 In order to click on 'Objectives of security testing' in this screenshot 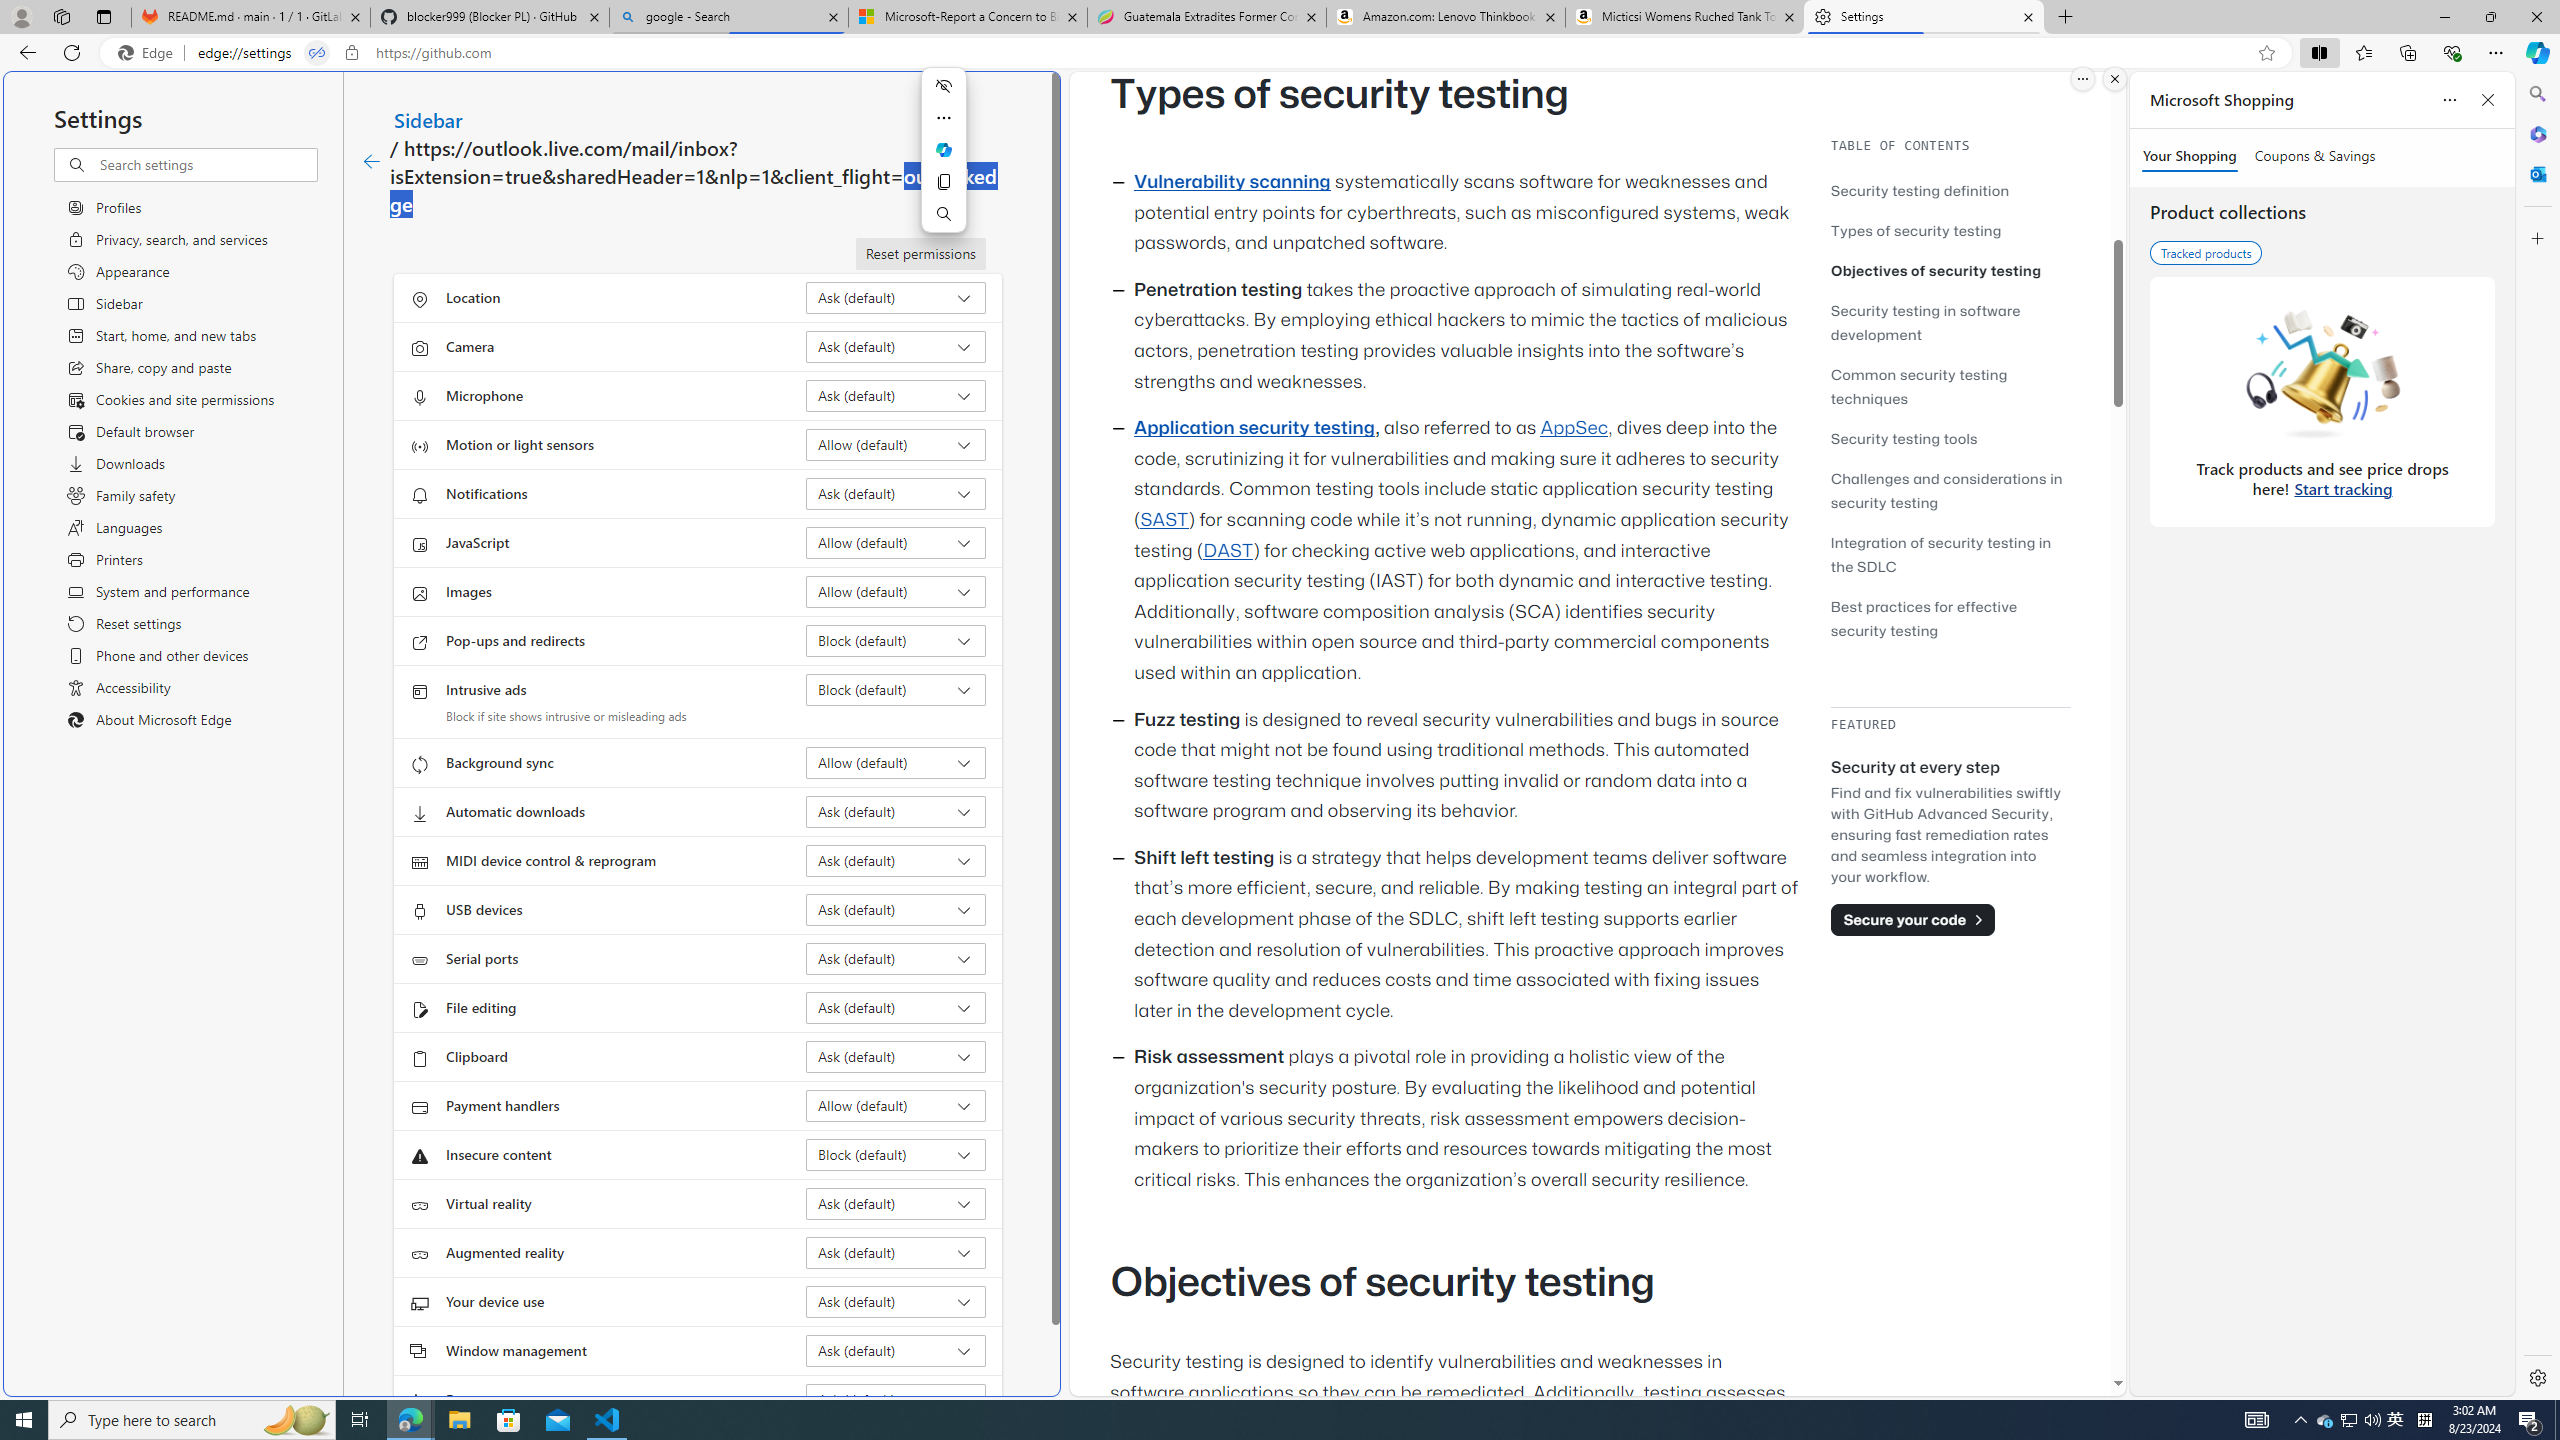, I will do `click(1949, 269)`.